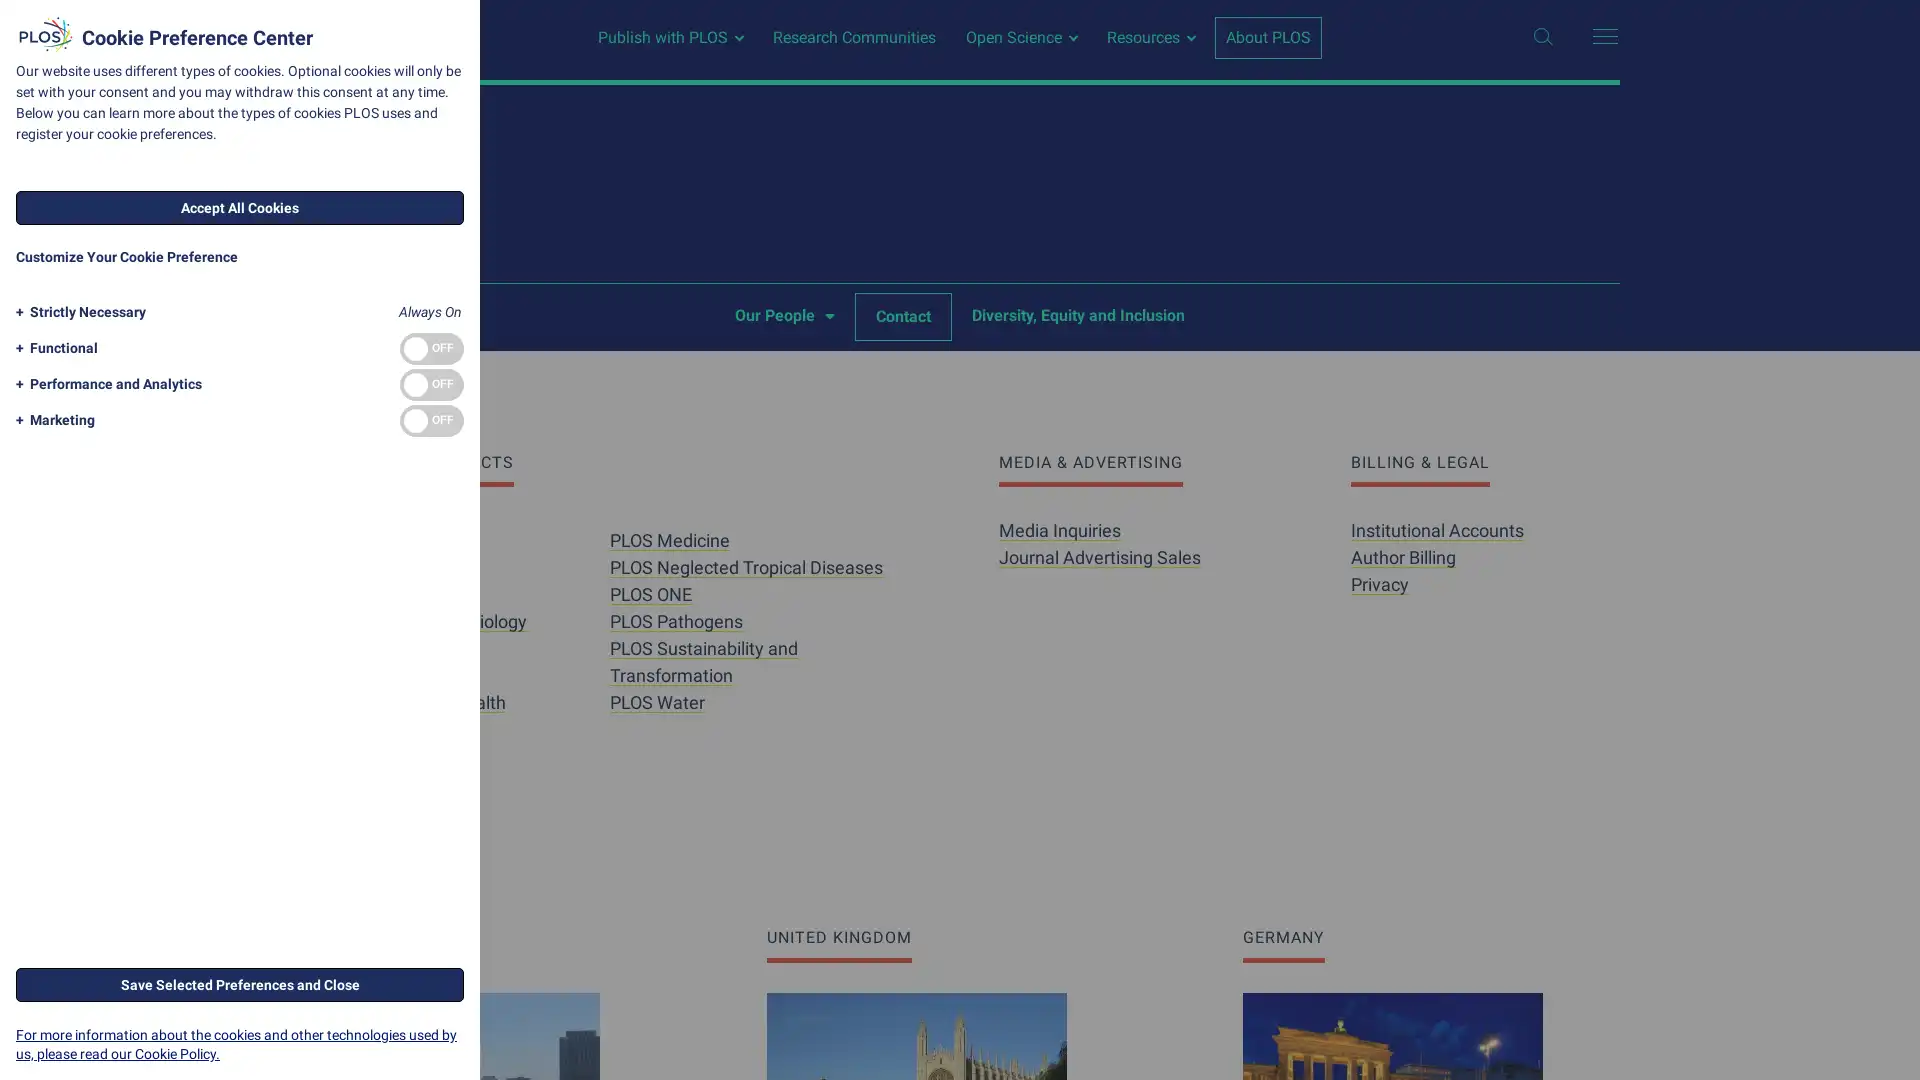 The width and height of the screenshot is (1920, 1080). What do you see at coordinates (240, 208) in the screenshot?
I see `Accept All Cookies` at bounding box center [240, 208].